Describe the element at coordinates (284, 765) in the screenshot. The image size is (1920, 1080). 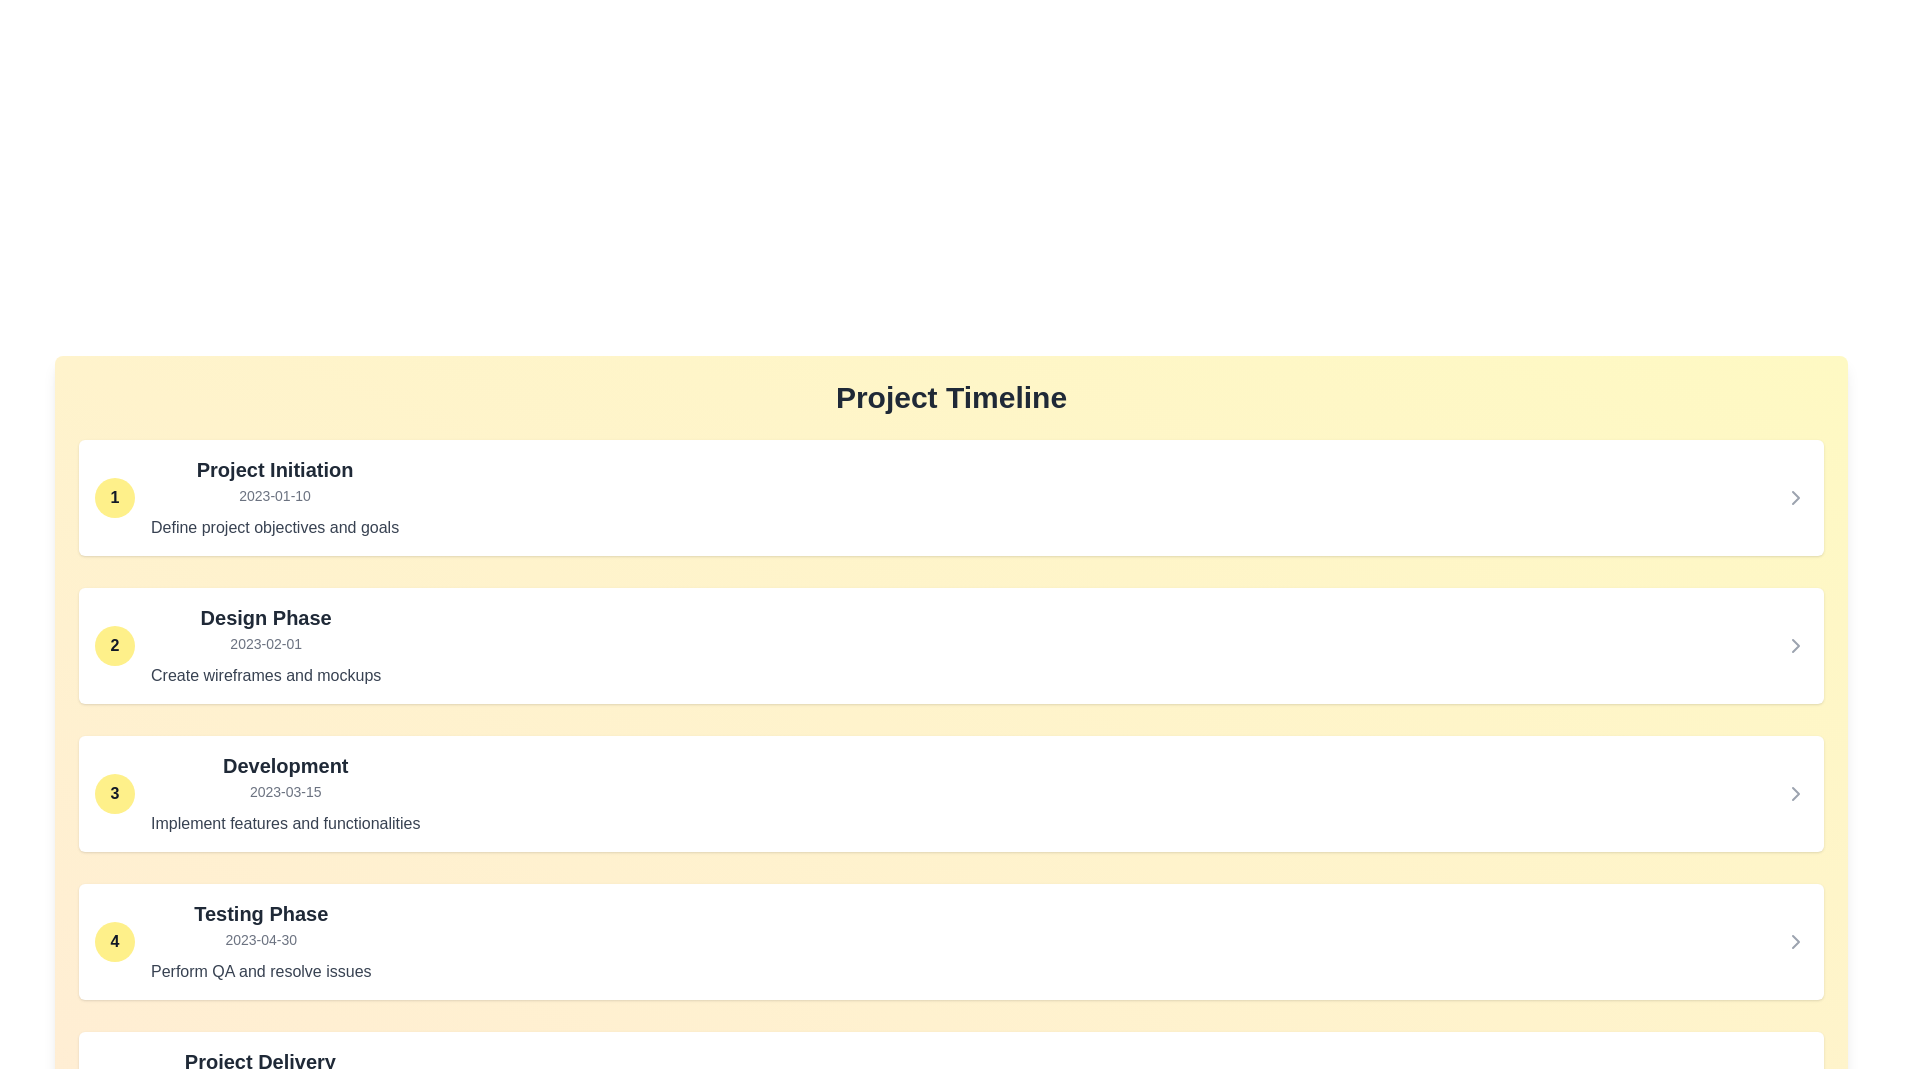
I see `the text label that displays 'Development', which is styled prominently as a header in a dark gray color` at that location.